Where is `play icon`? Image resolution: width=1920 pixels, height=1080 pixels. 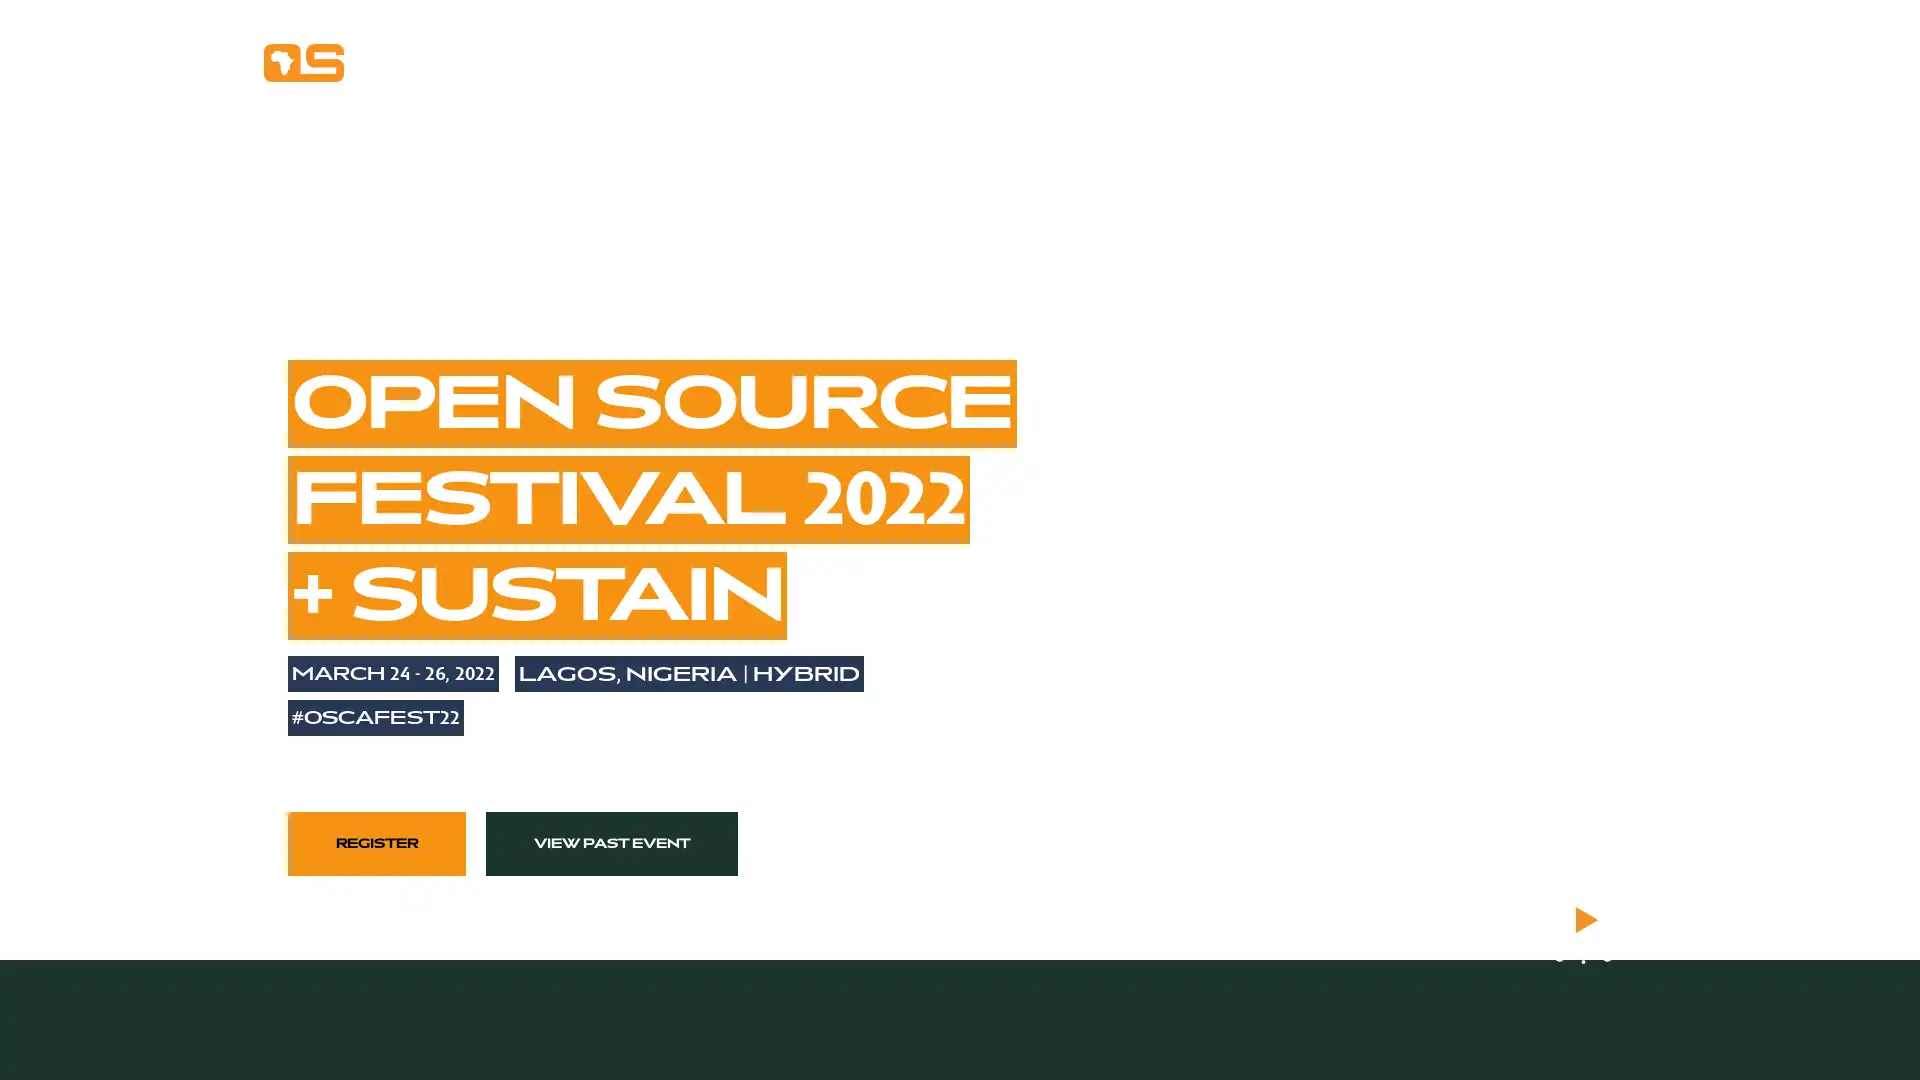
play icon is located at coordinates (1582, 920).